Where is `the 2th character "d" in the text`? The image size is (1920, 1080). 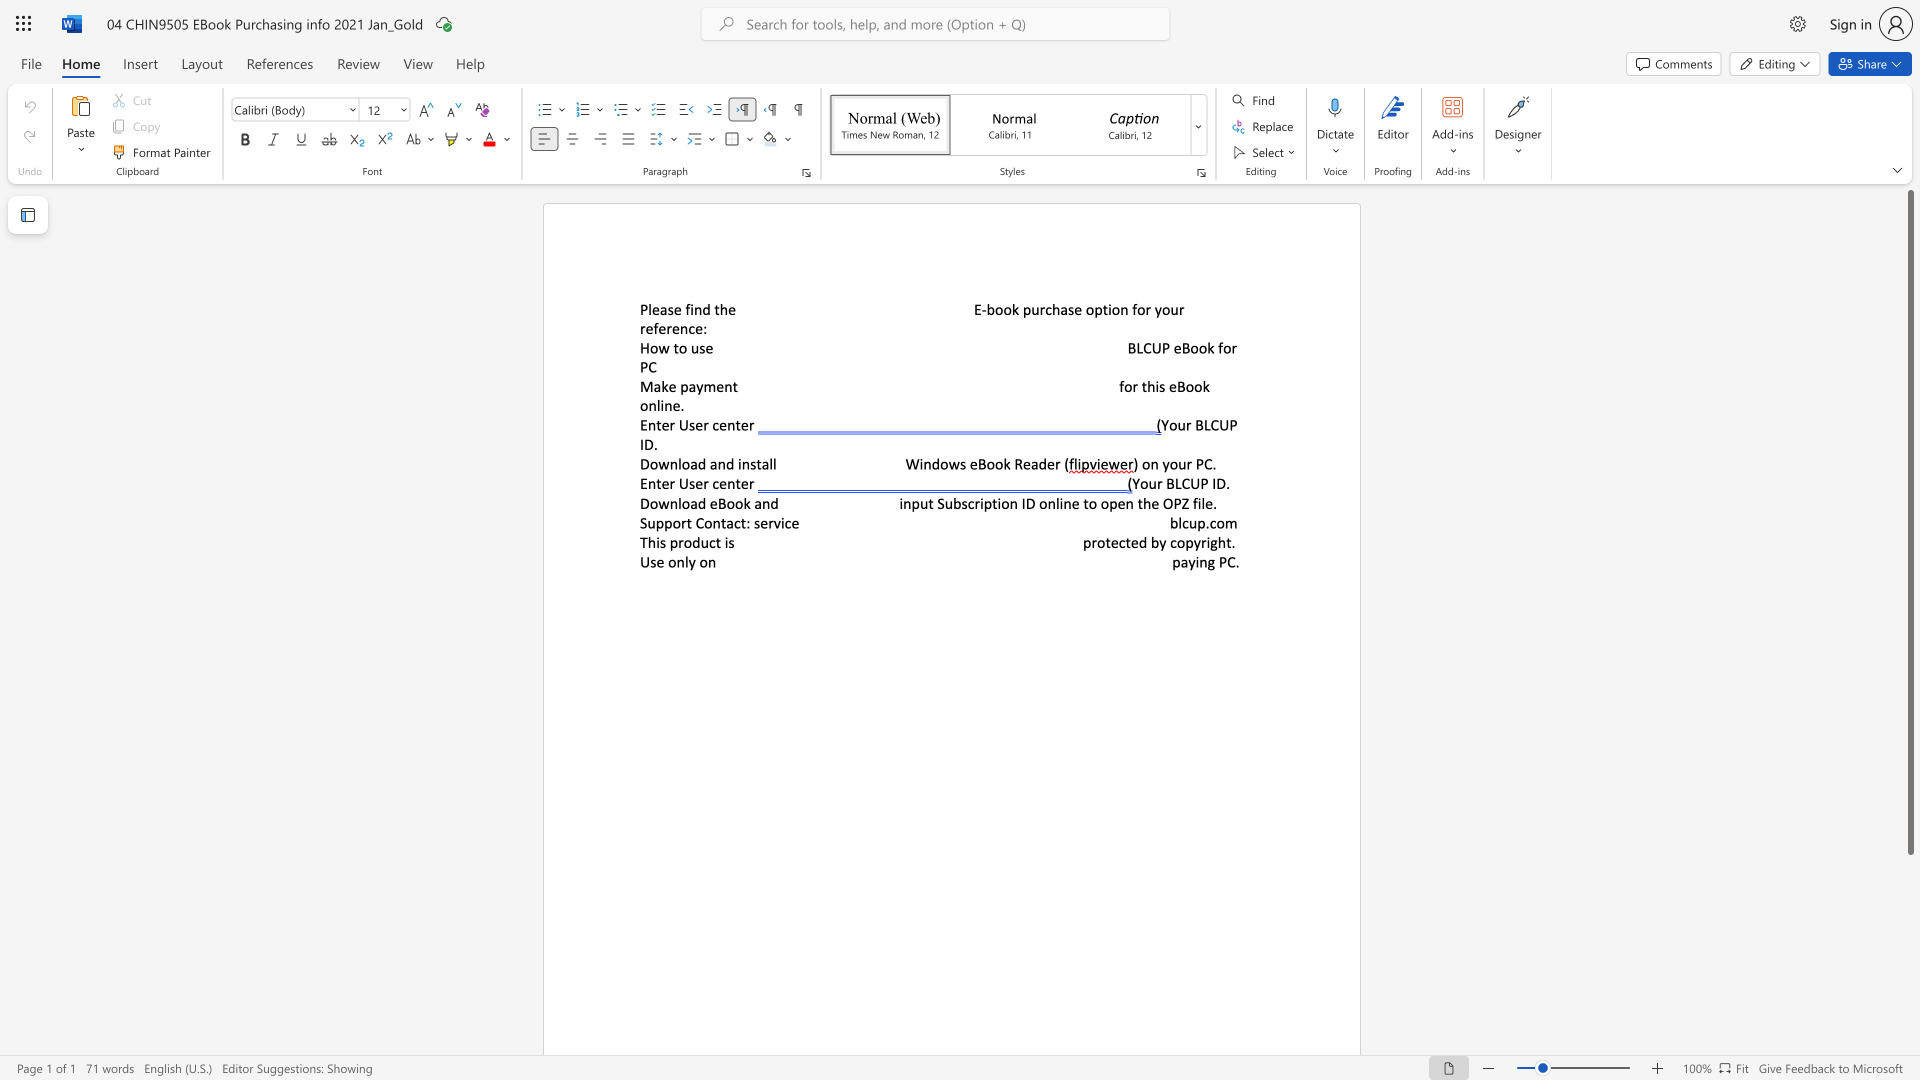
the 2th character "d" in the text is located at coordinates (1041, 464).